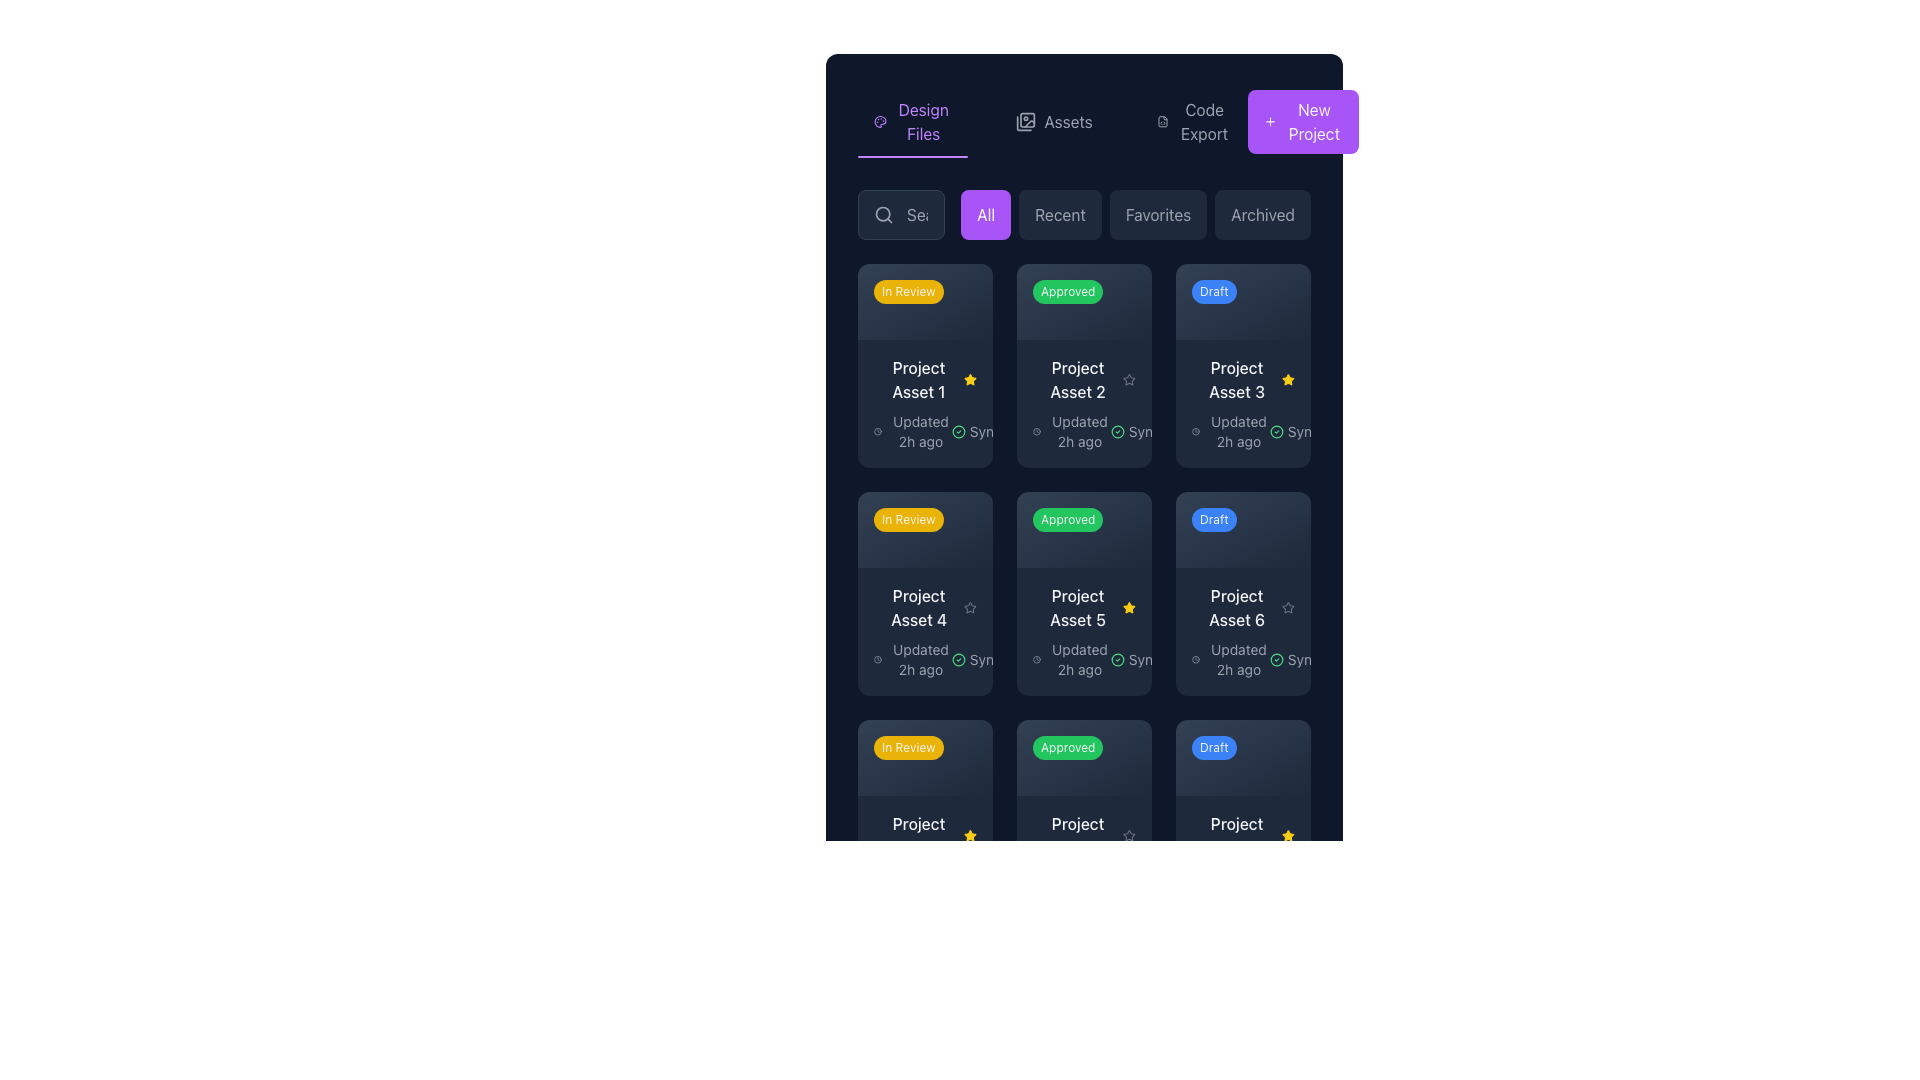 The height and width of the screenshot is (1080, 1920). I want to click on the small circular clock icon located to the left of the text 'Updated 2h ago' in the second asset card of the top row, so click(1037, 430).